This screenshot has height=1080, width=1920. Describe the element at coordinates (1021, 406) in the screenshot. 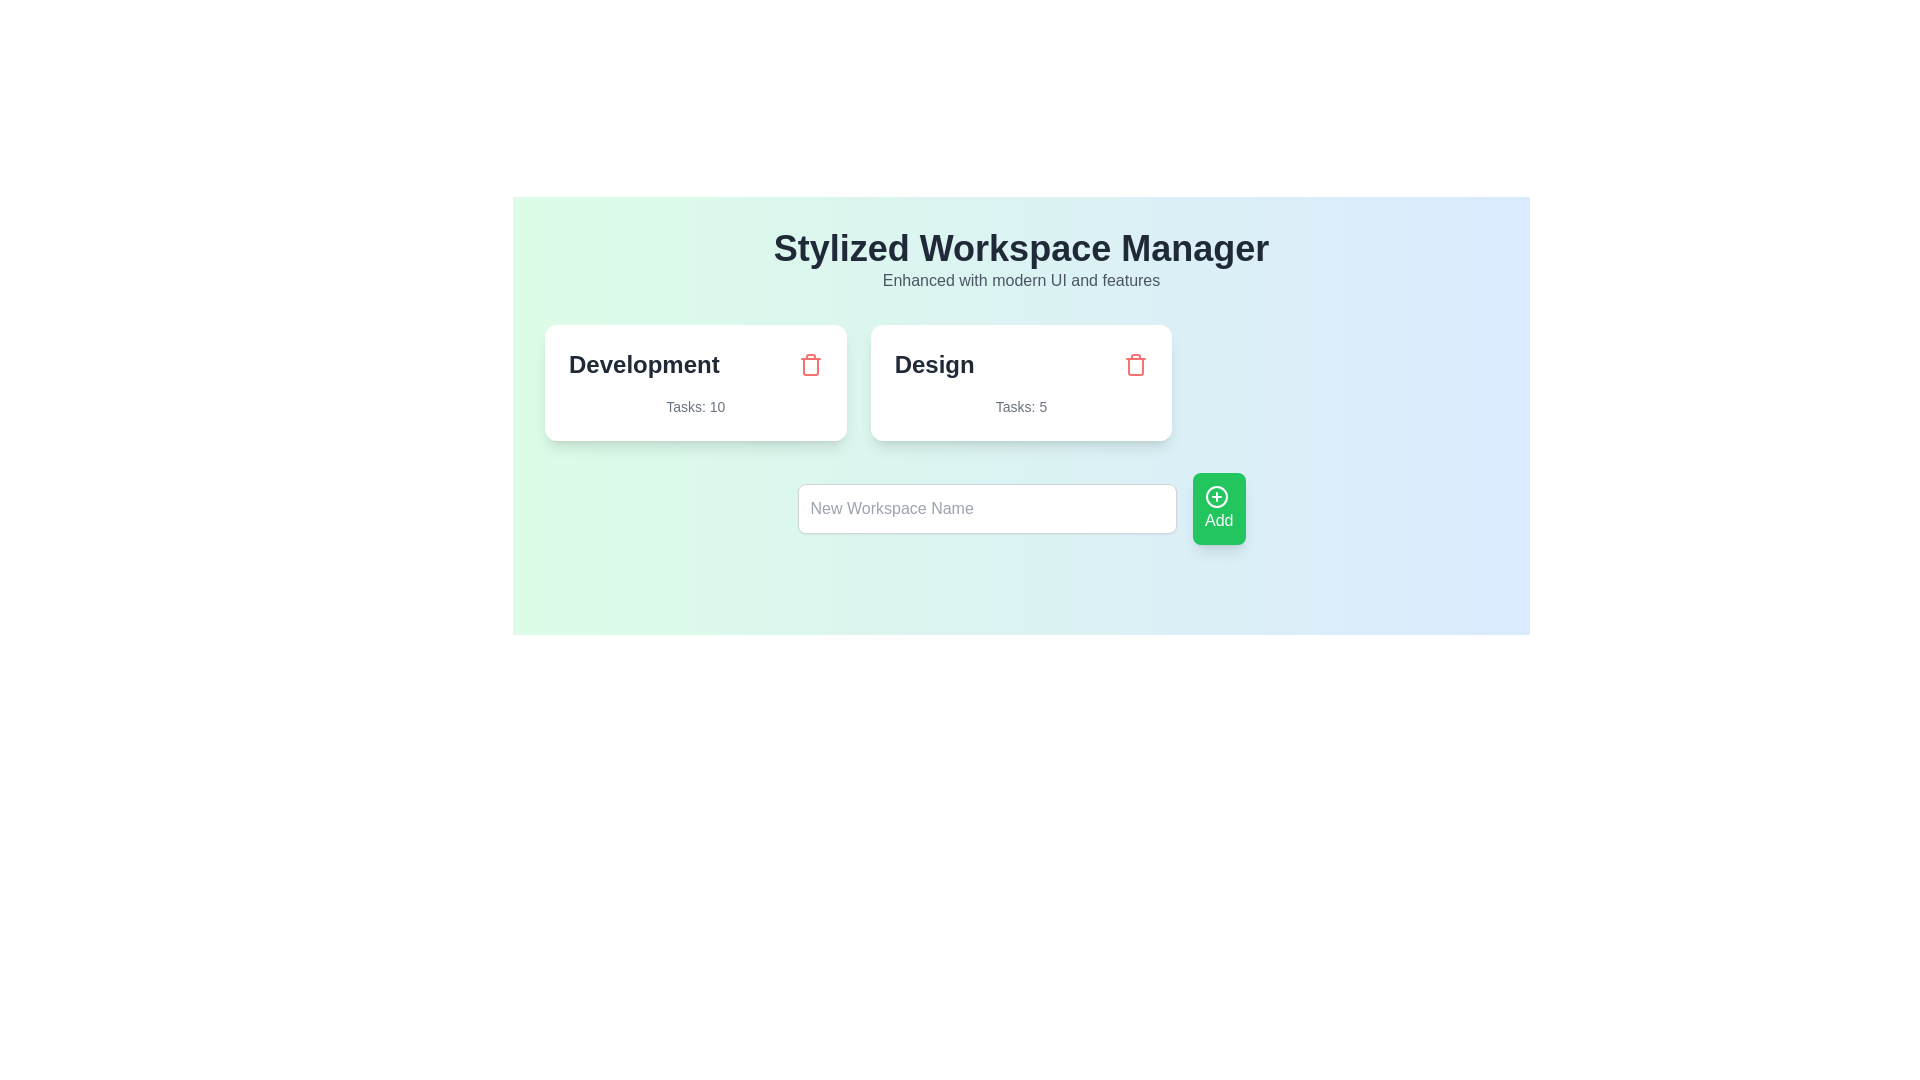

I see `the static text label displaying 'Tasks: 5' located below the header 'Design' within the white rectangular card` at that location.